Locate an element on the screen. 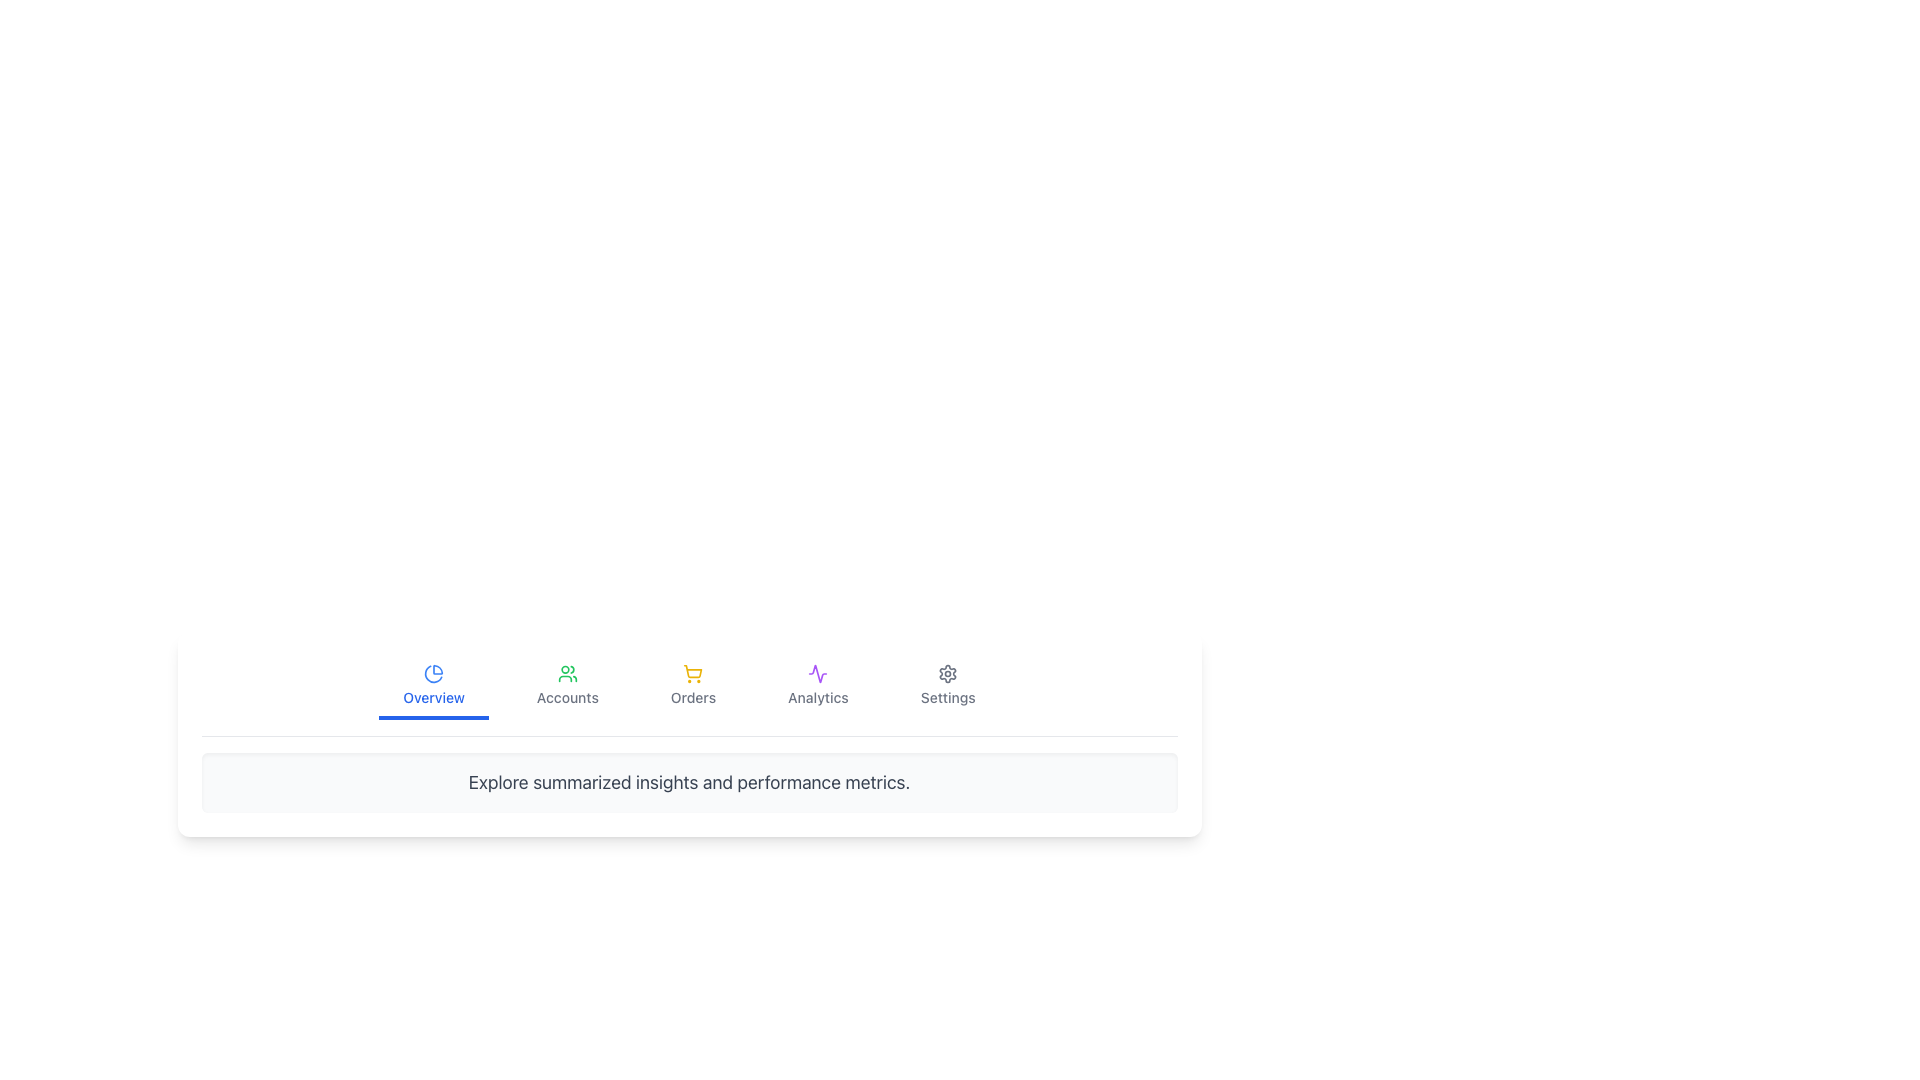 The width and height of the screenshot is (1920, 1080). the 'Overview' icon located at the top center of the navigation menu, above the 'Overview' text label is located at coordinates (433, 674).